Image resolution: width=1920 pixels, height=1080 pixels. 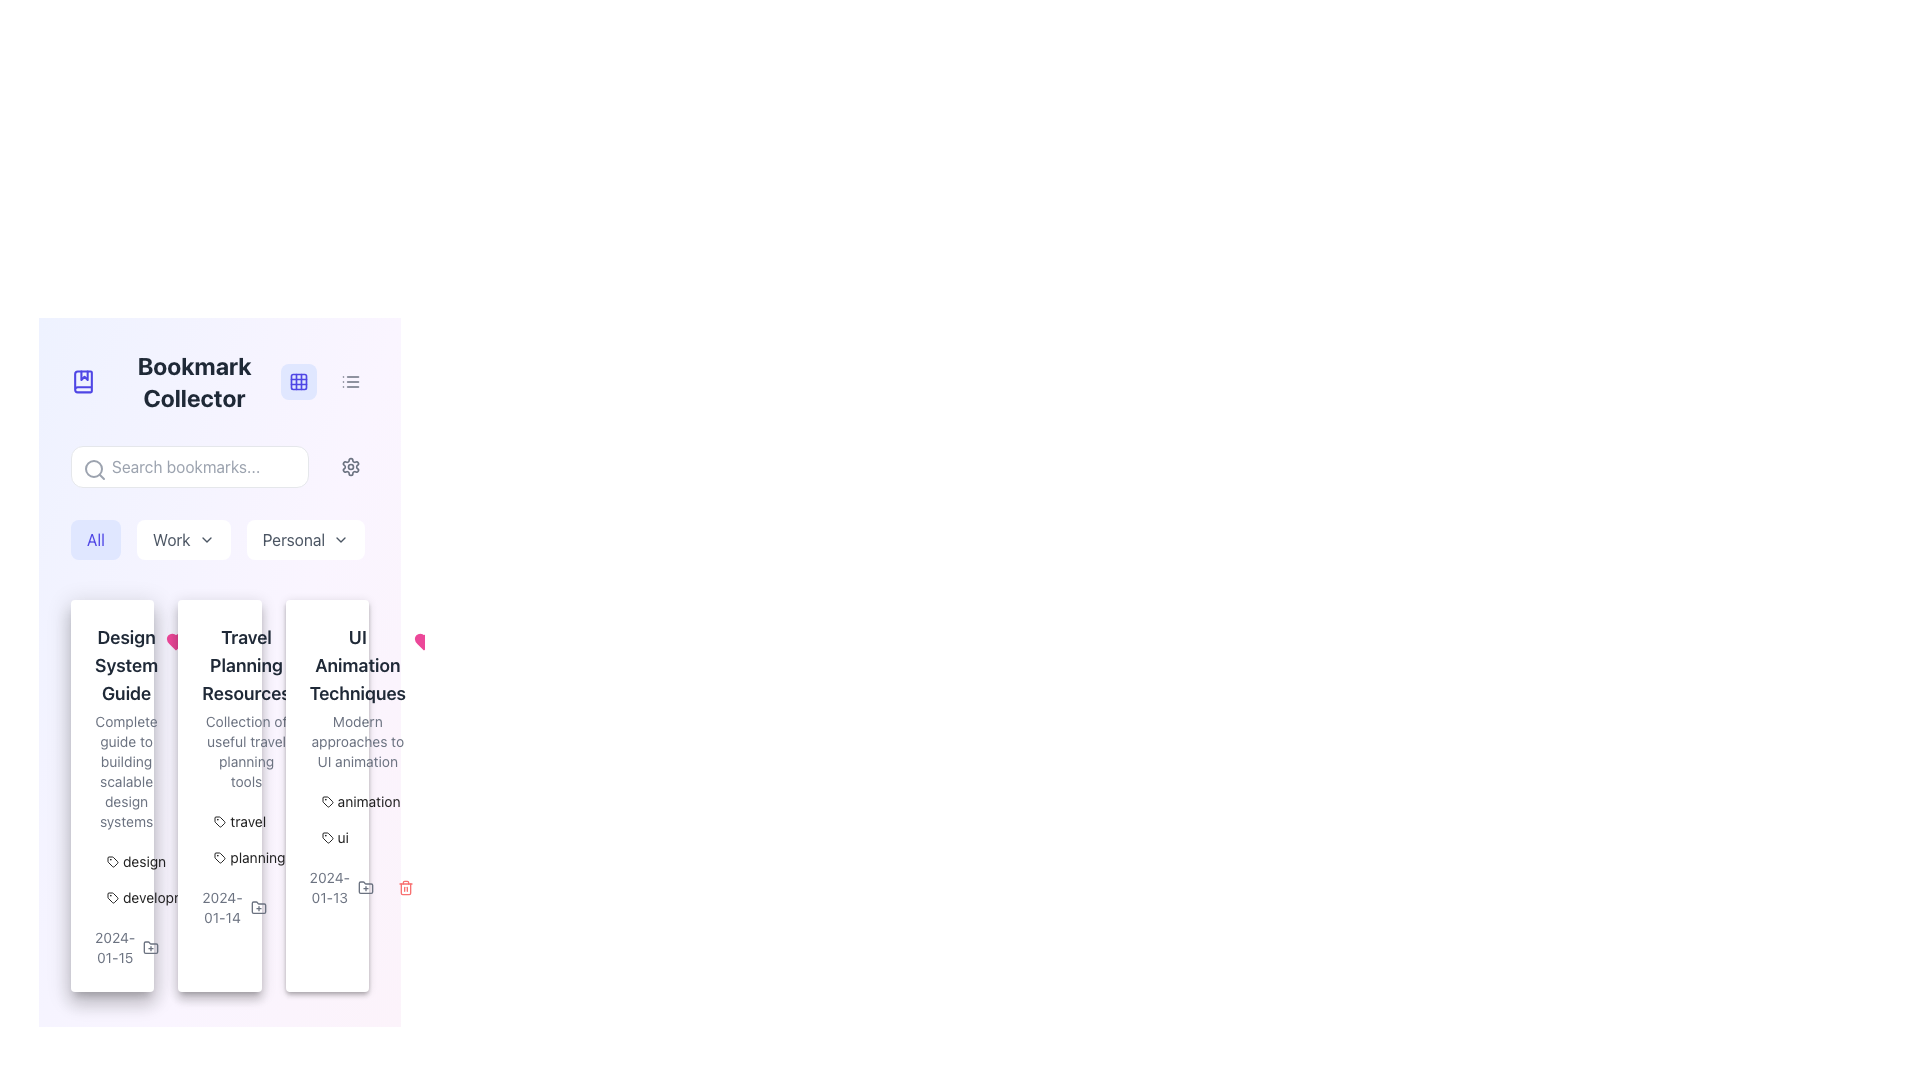 I want to click on the circular icon component within the magnifying glass search icon located in the header section, positioned to the left of the input field, so click(x=93, y=469).